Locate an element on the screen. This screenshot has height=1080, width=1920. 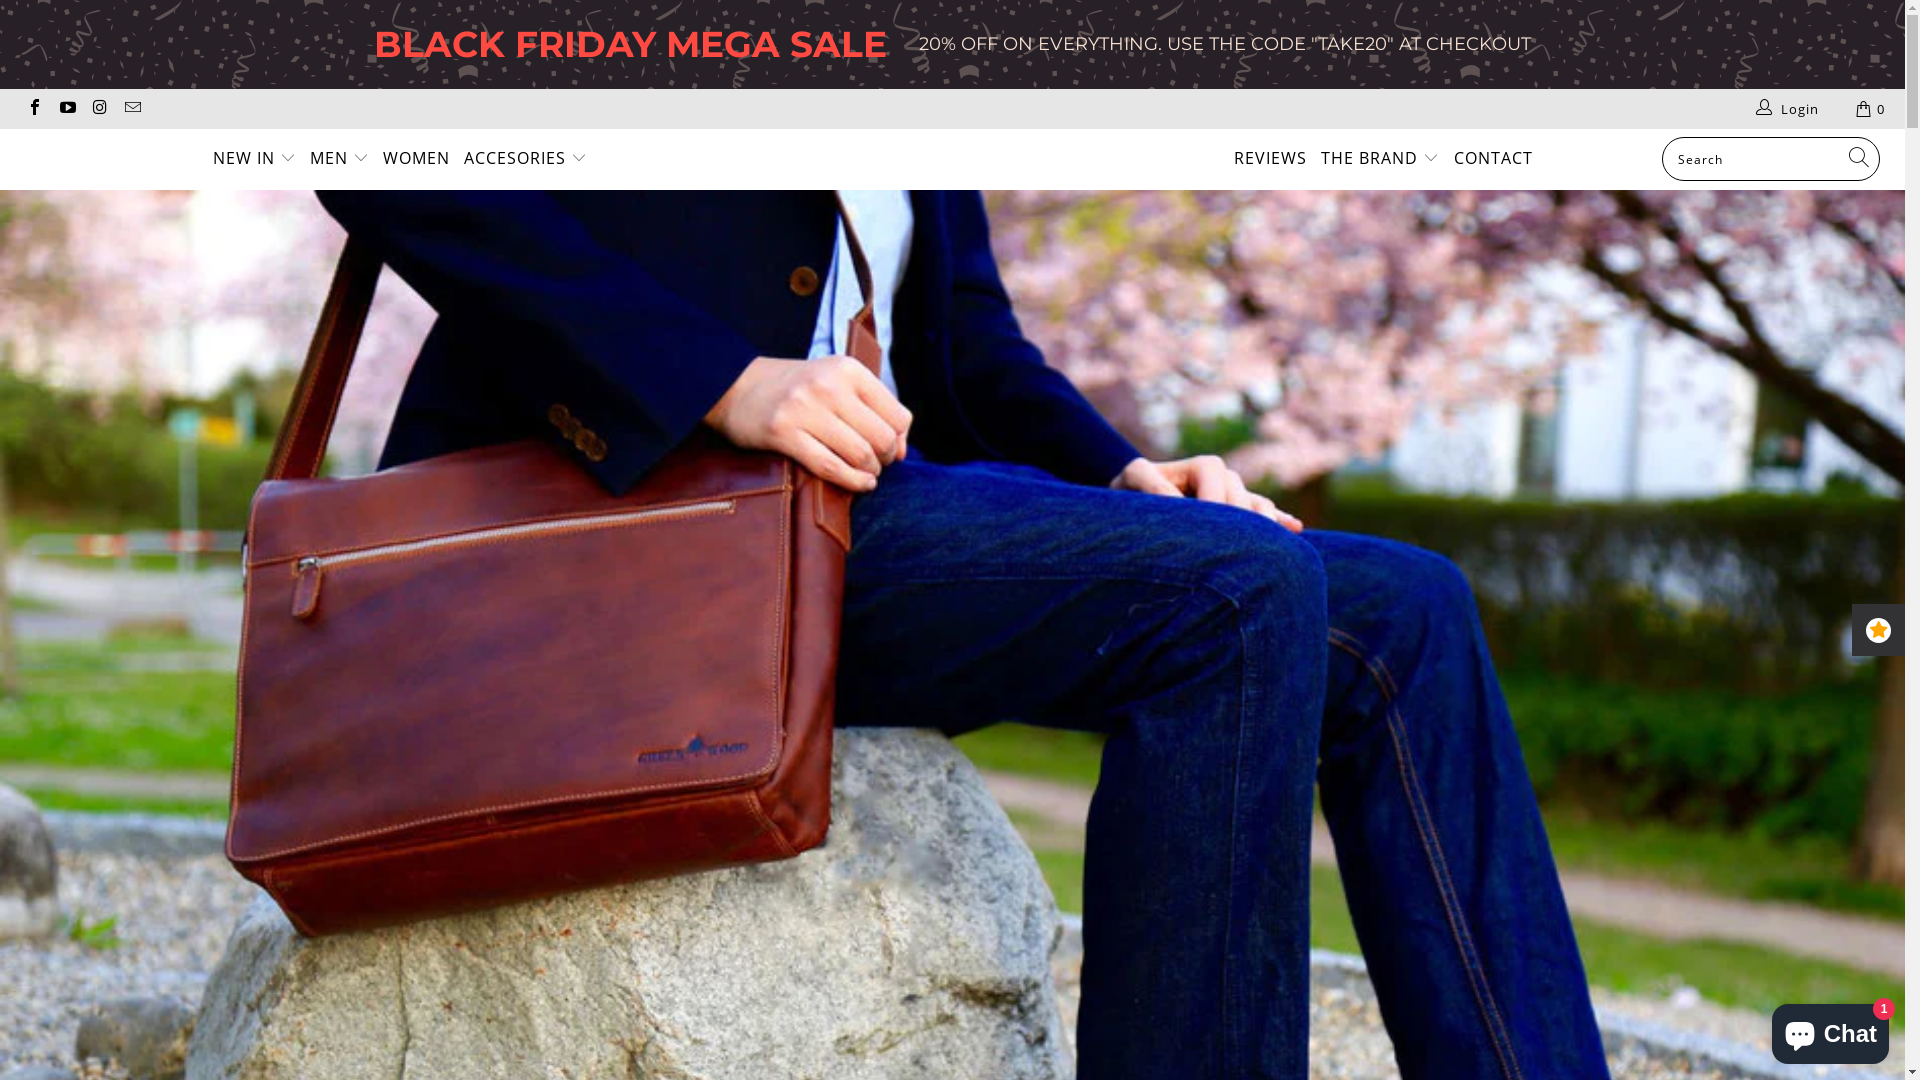
'Greenwood Leather on Instagram' is located at coordinates (98, 108).